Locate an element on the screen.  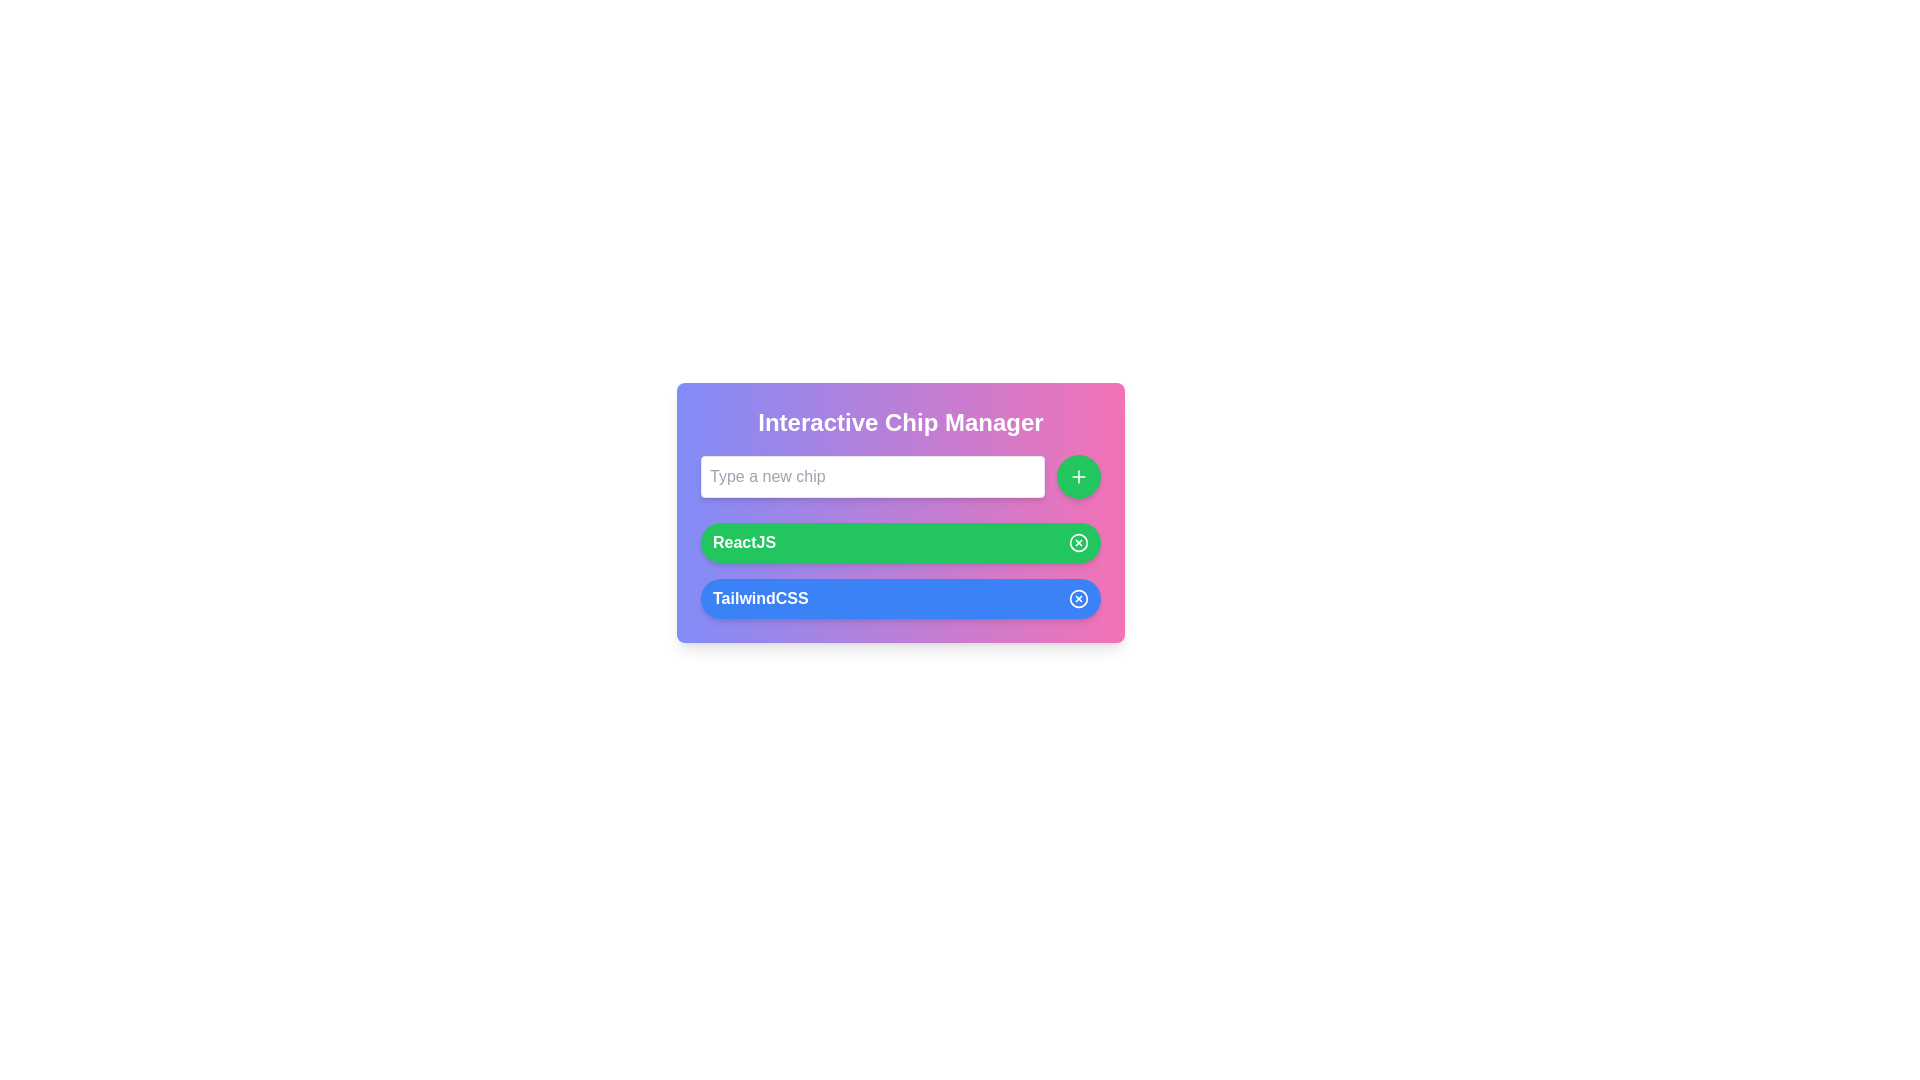
the circular green button with a white plus sign is located at coordinates (1078, 477).